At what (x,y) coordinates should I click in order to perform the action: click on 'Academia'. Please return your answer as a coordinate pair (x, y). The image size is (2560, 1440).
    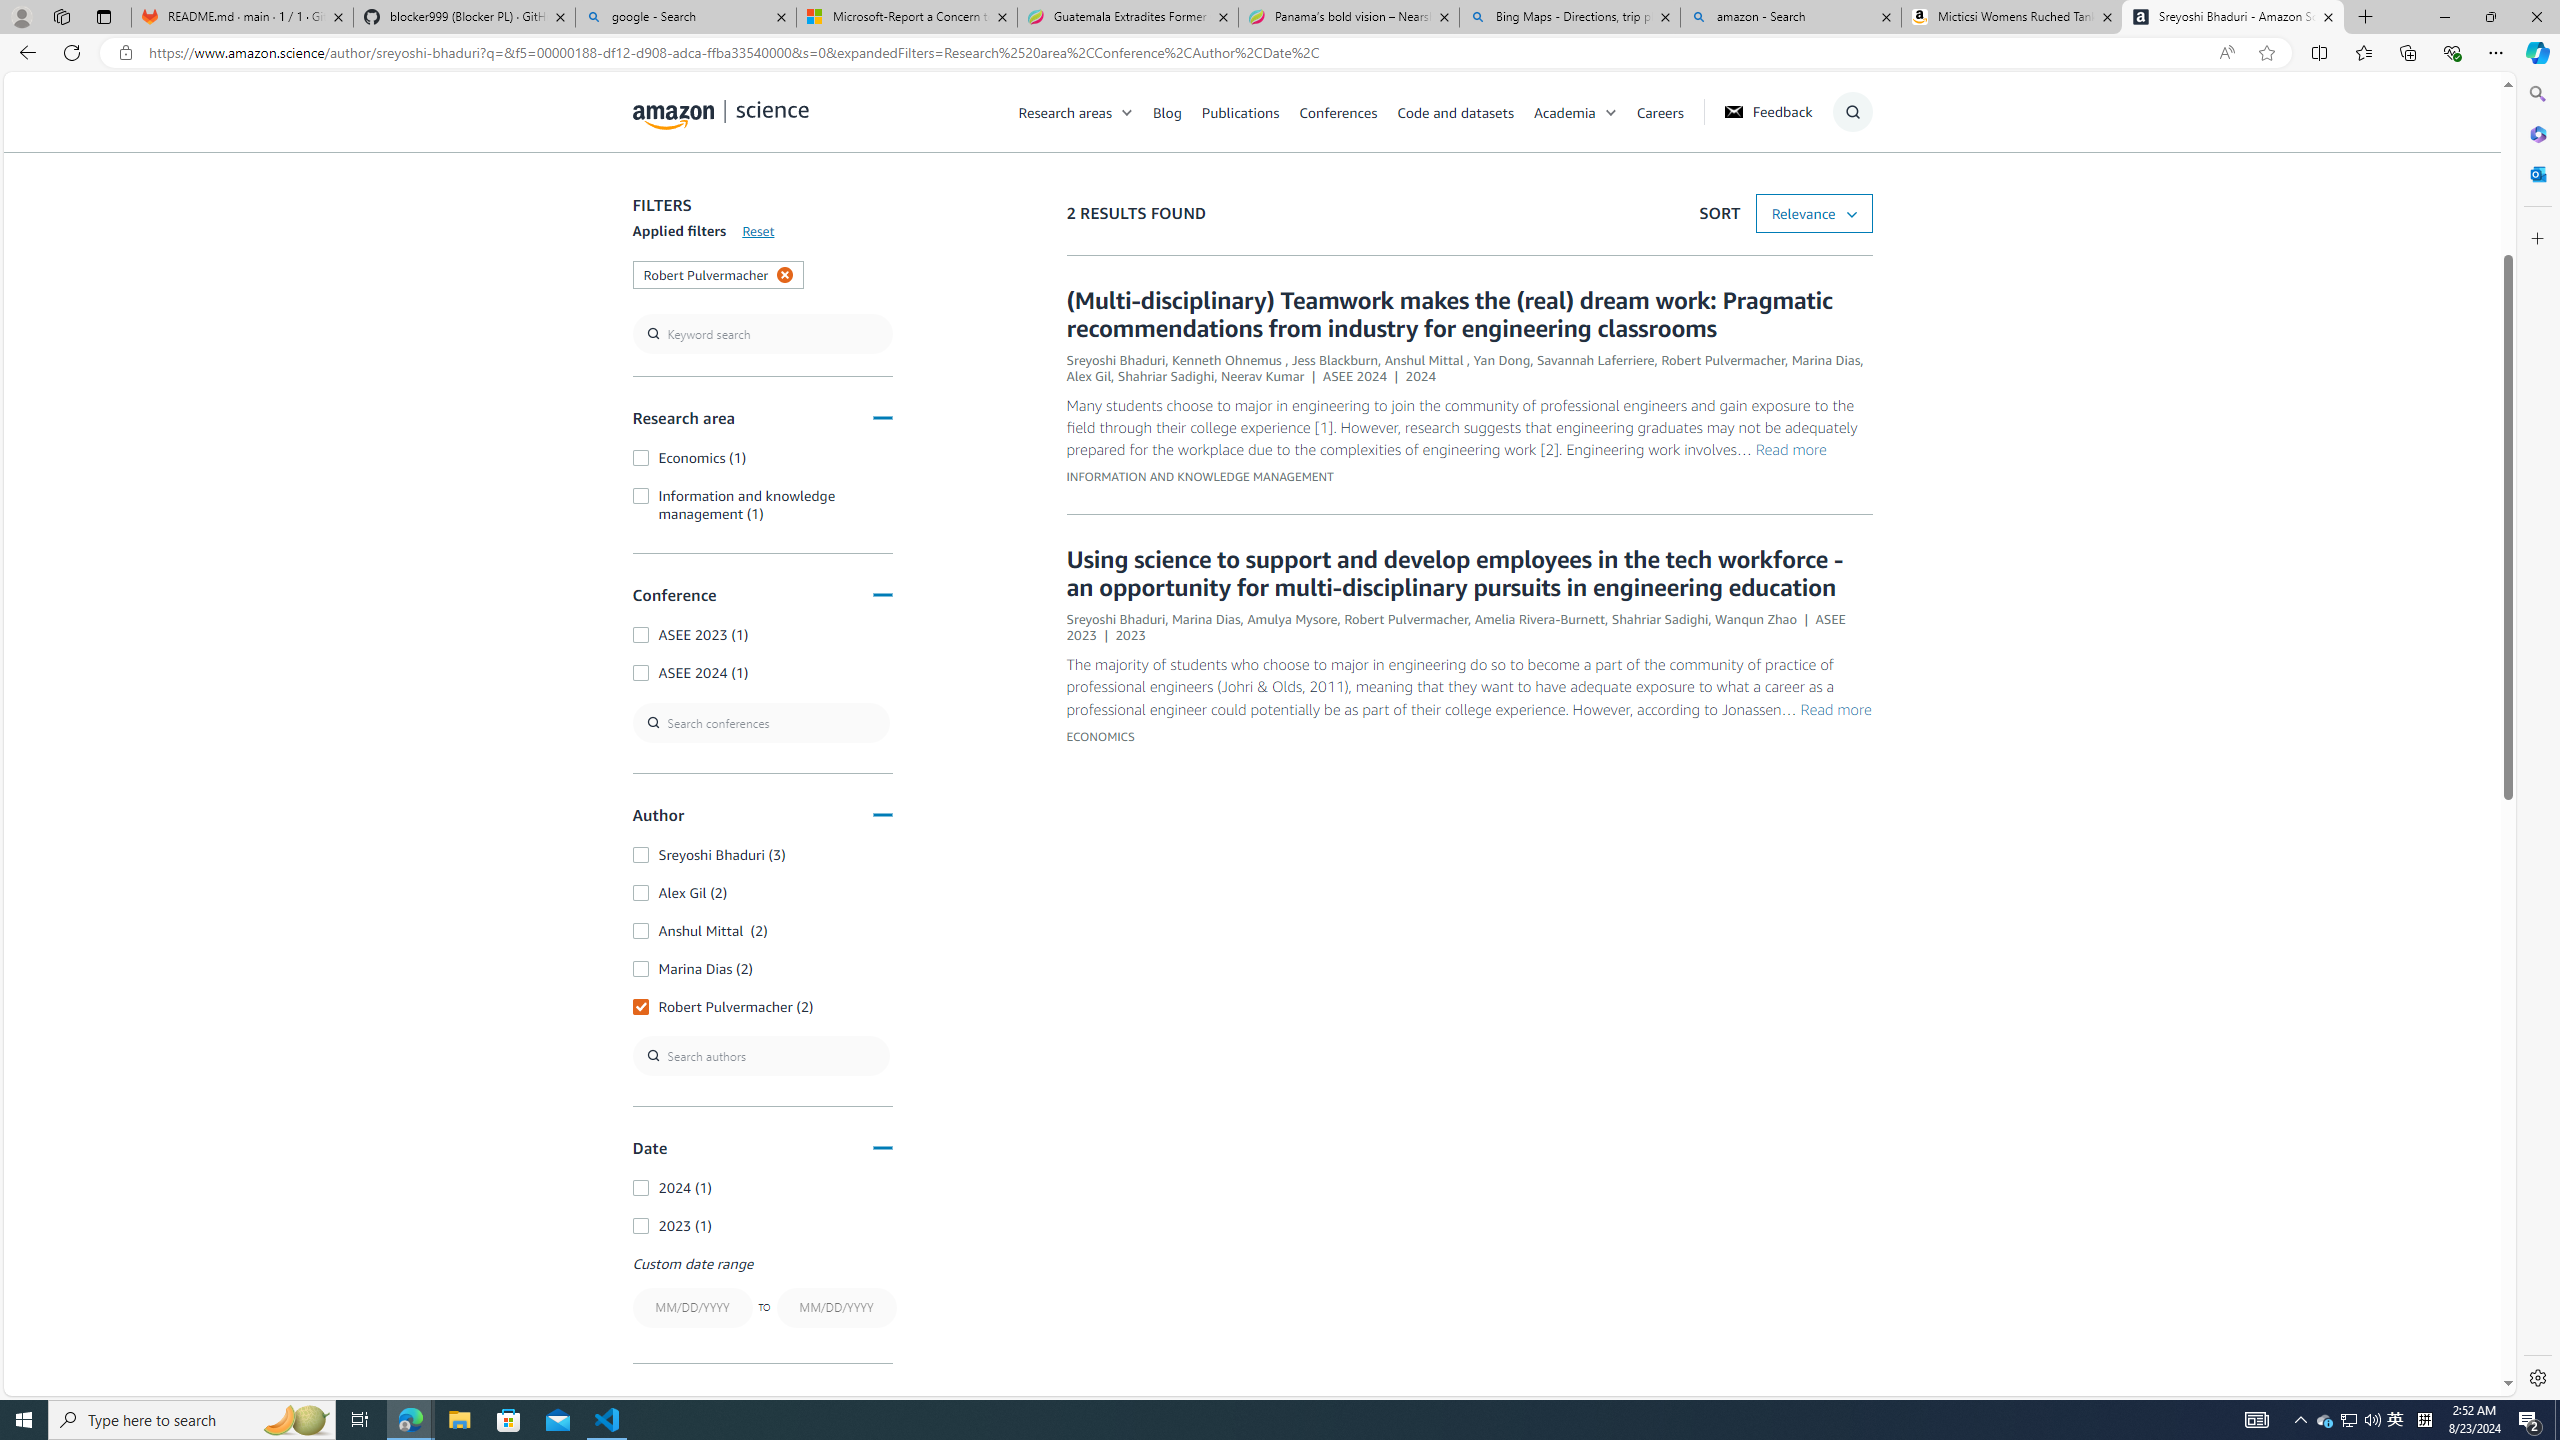
    Looking at the image, I should click on (1583, 111).